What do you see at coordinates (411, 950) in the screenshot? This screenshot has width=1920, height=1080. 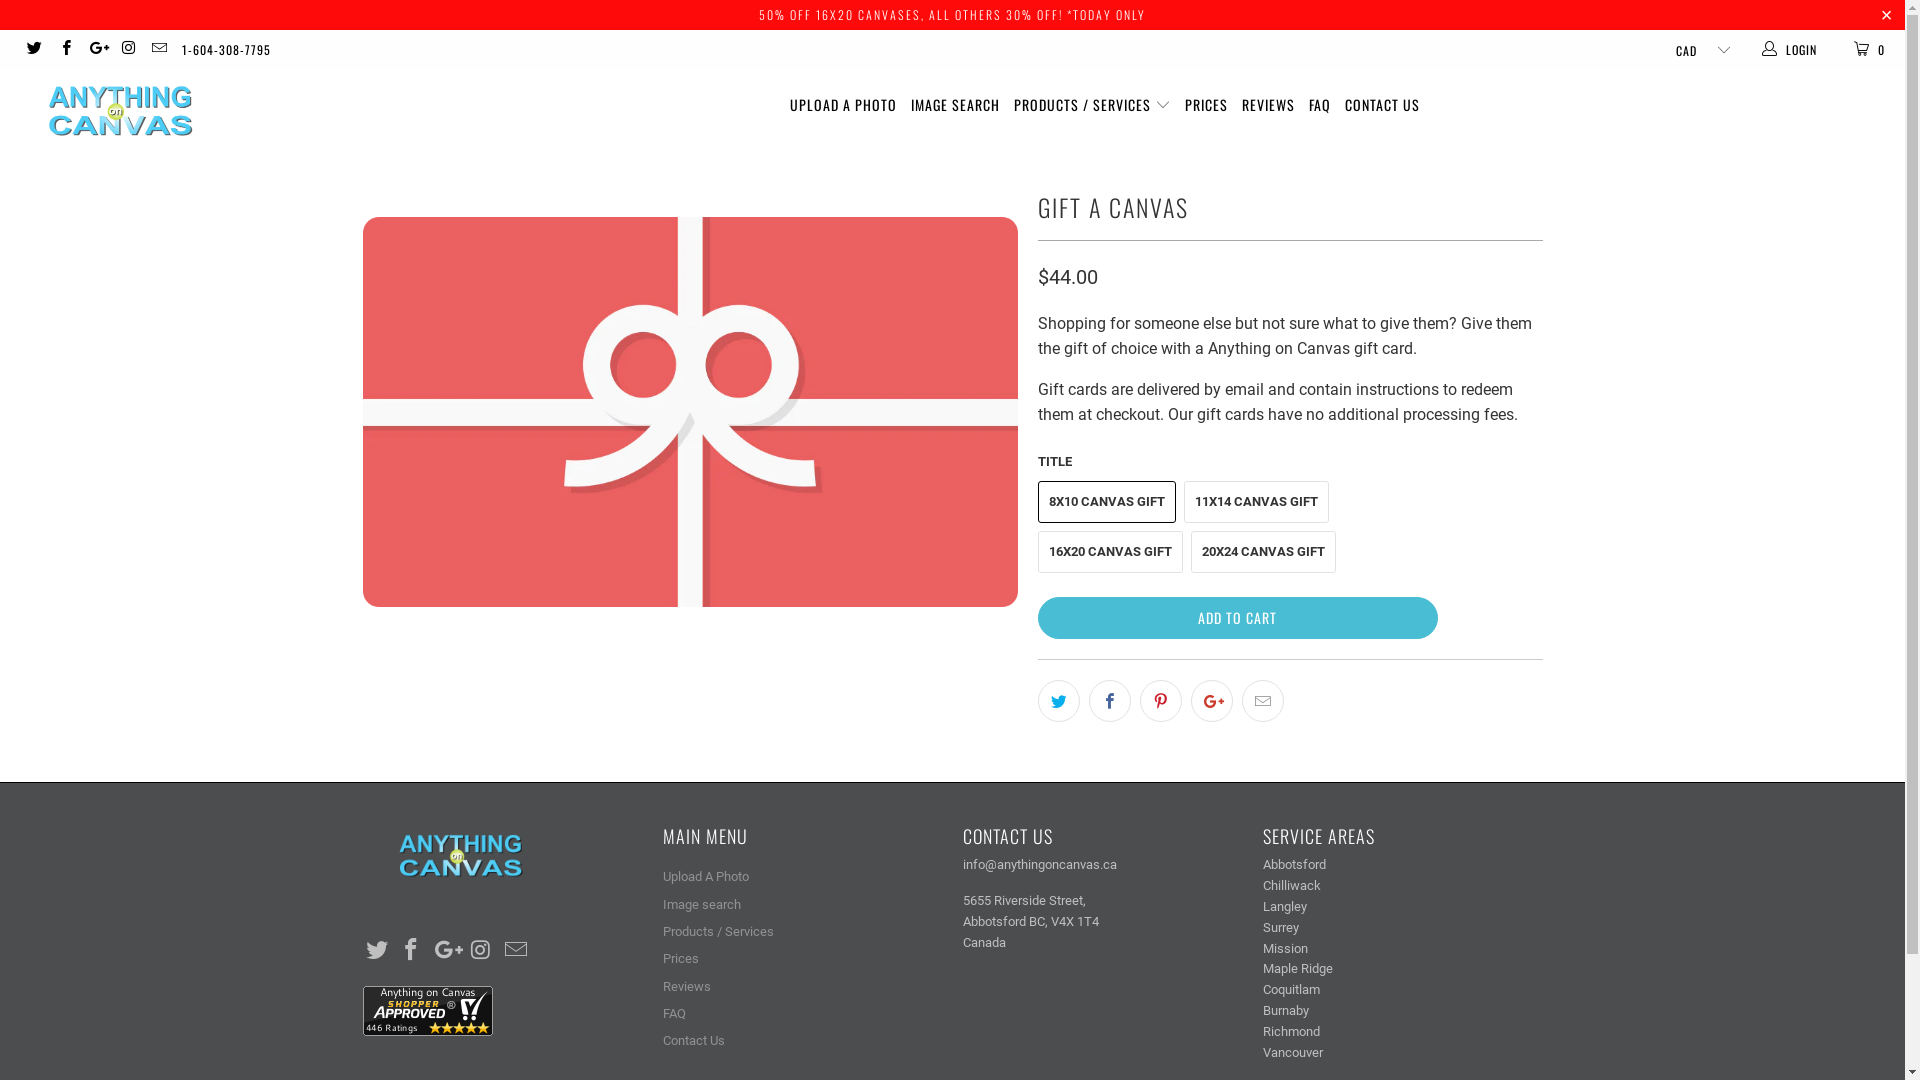 I see `'Anything on Canvas on Facebook'` at bounding box center [411, 950].